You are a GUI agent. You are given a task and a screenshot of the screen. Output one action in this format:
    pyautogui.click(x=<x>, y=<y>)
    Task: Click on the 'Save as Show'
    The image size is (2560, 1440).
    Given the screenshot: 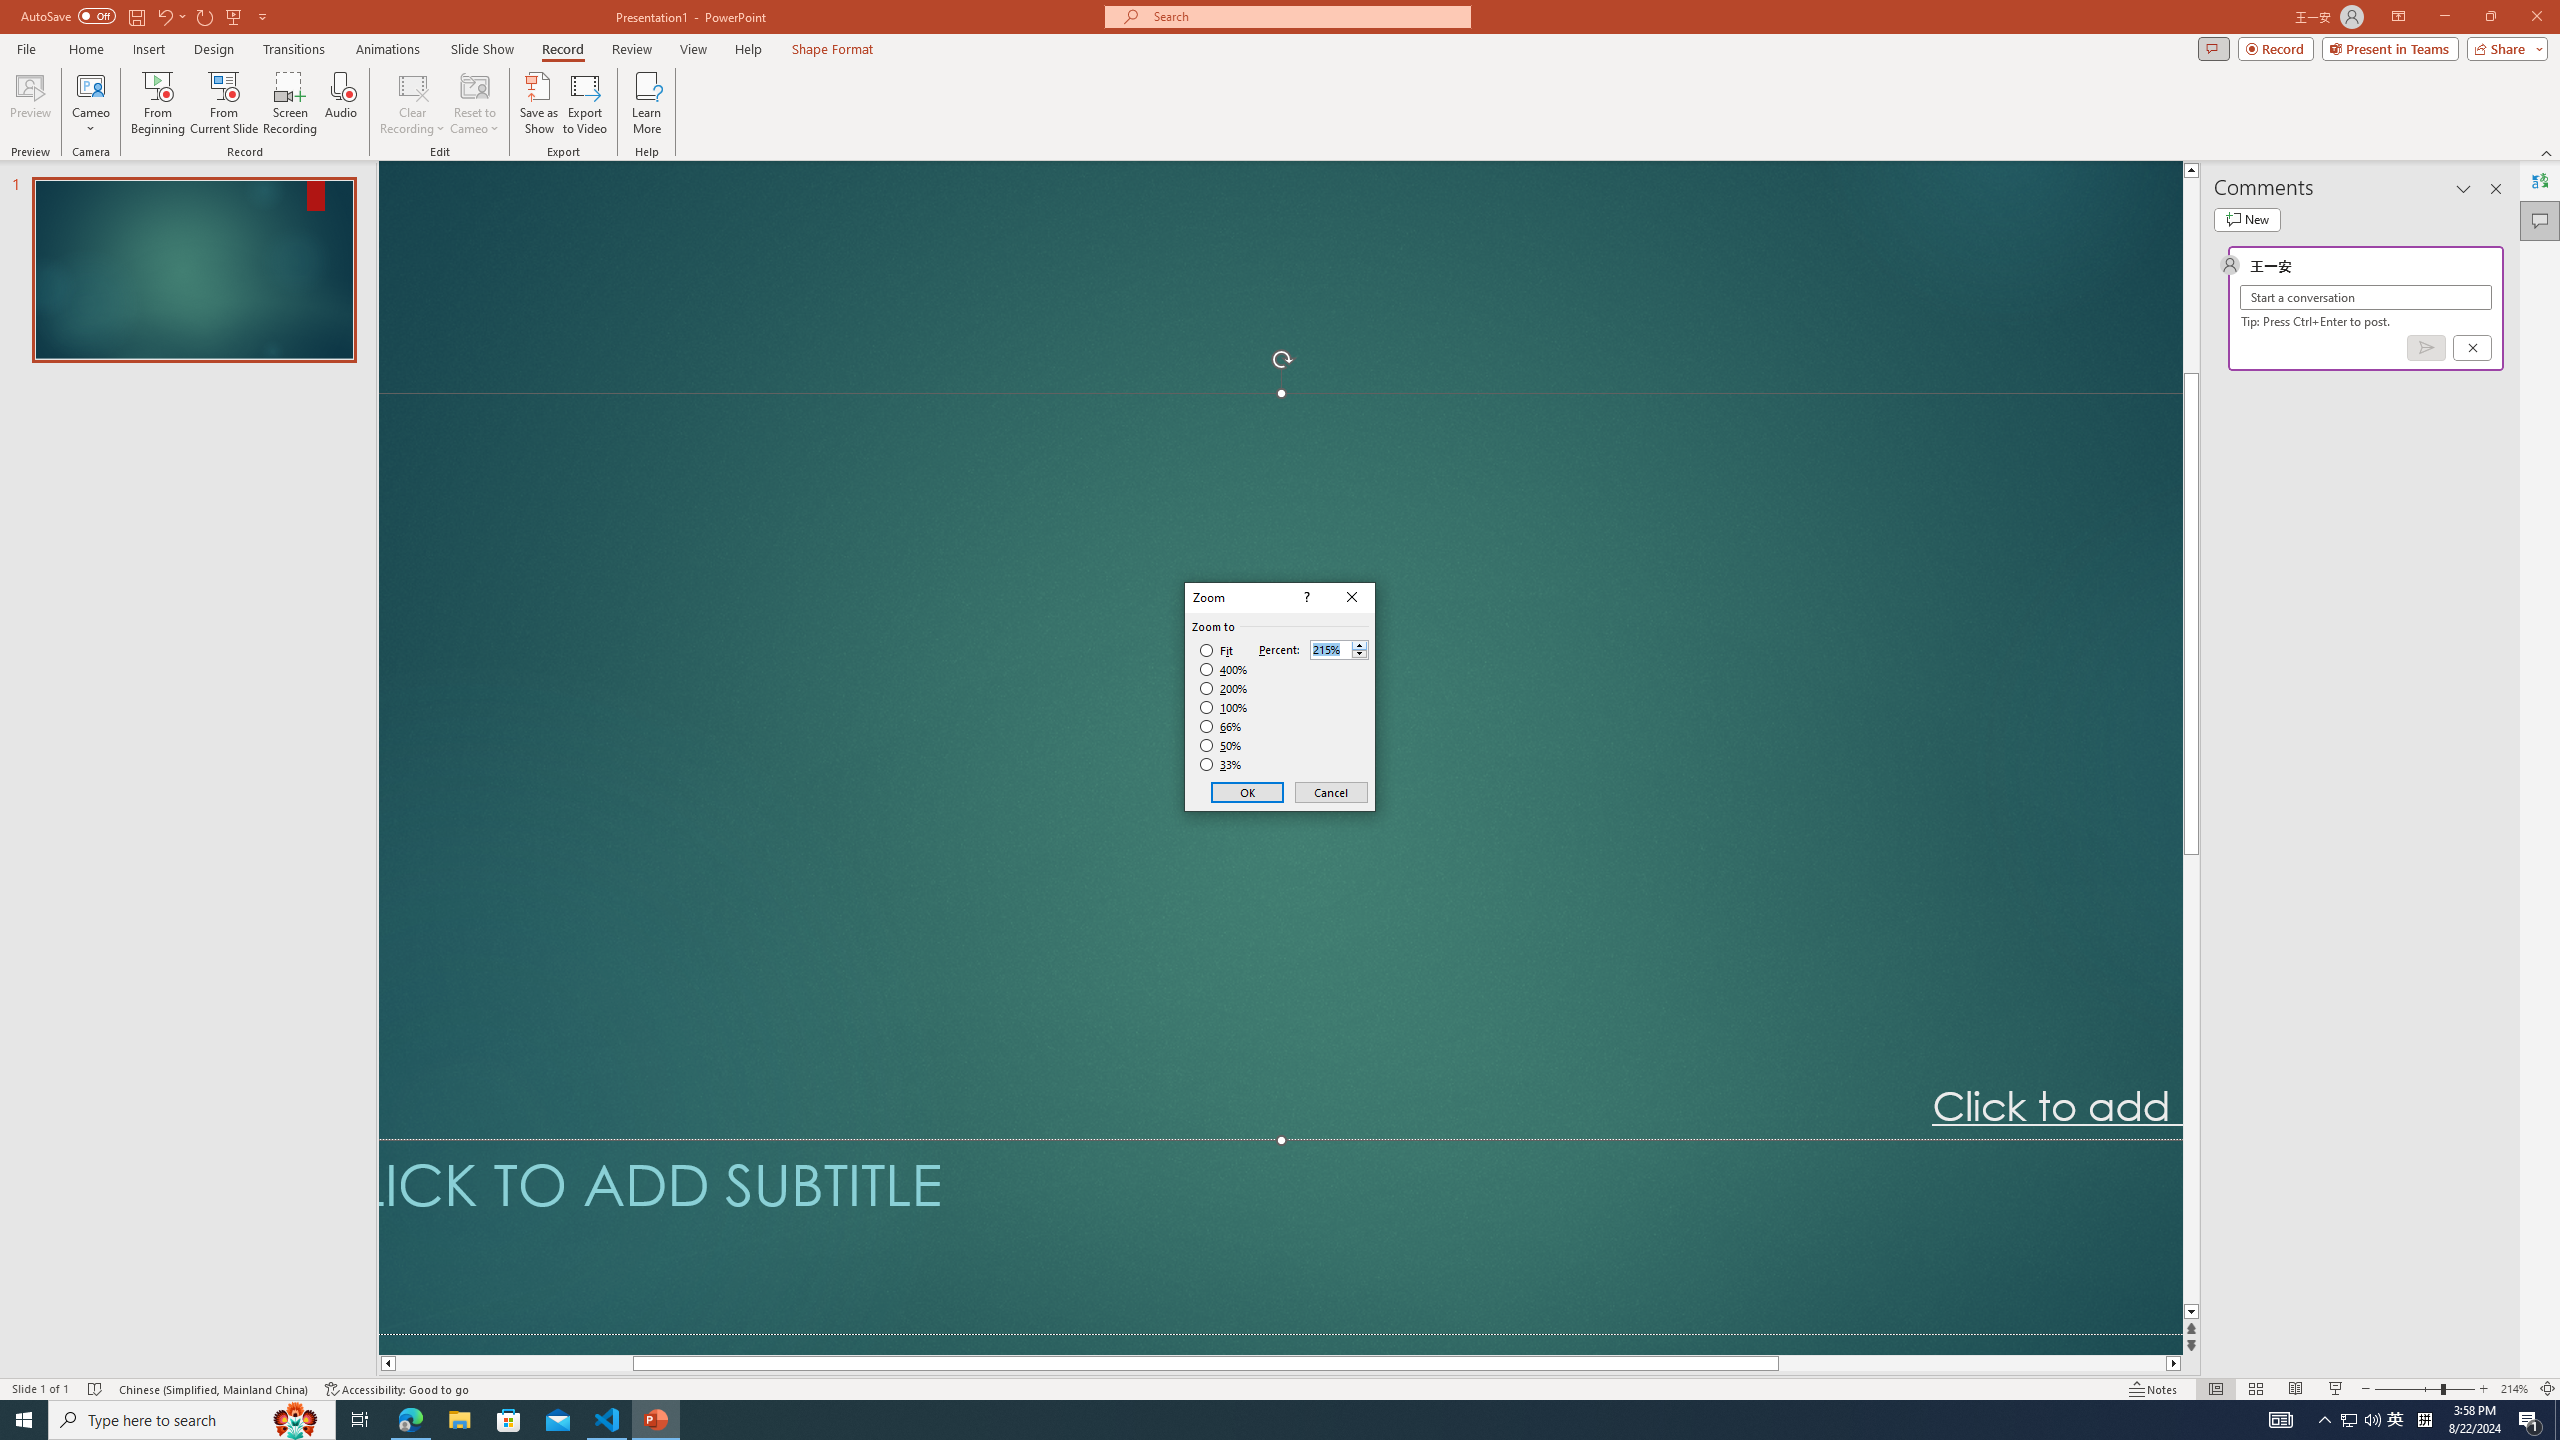 What is the action you would take?
    pyautogui.click(x=538, y=103)
    